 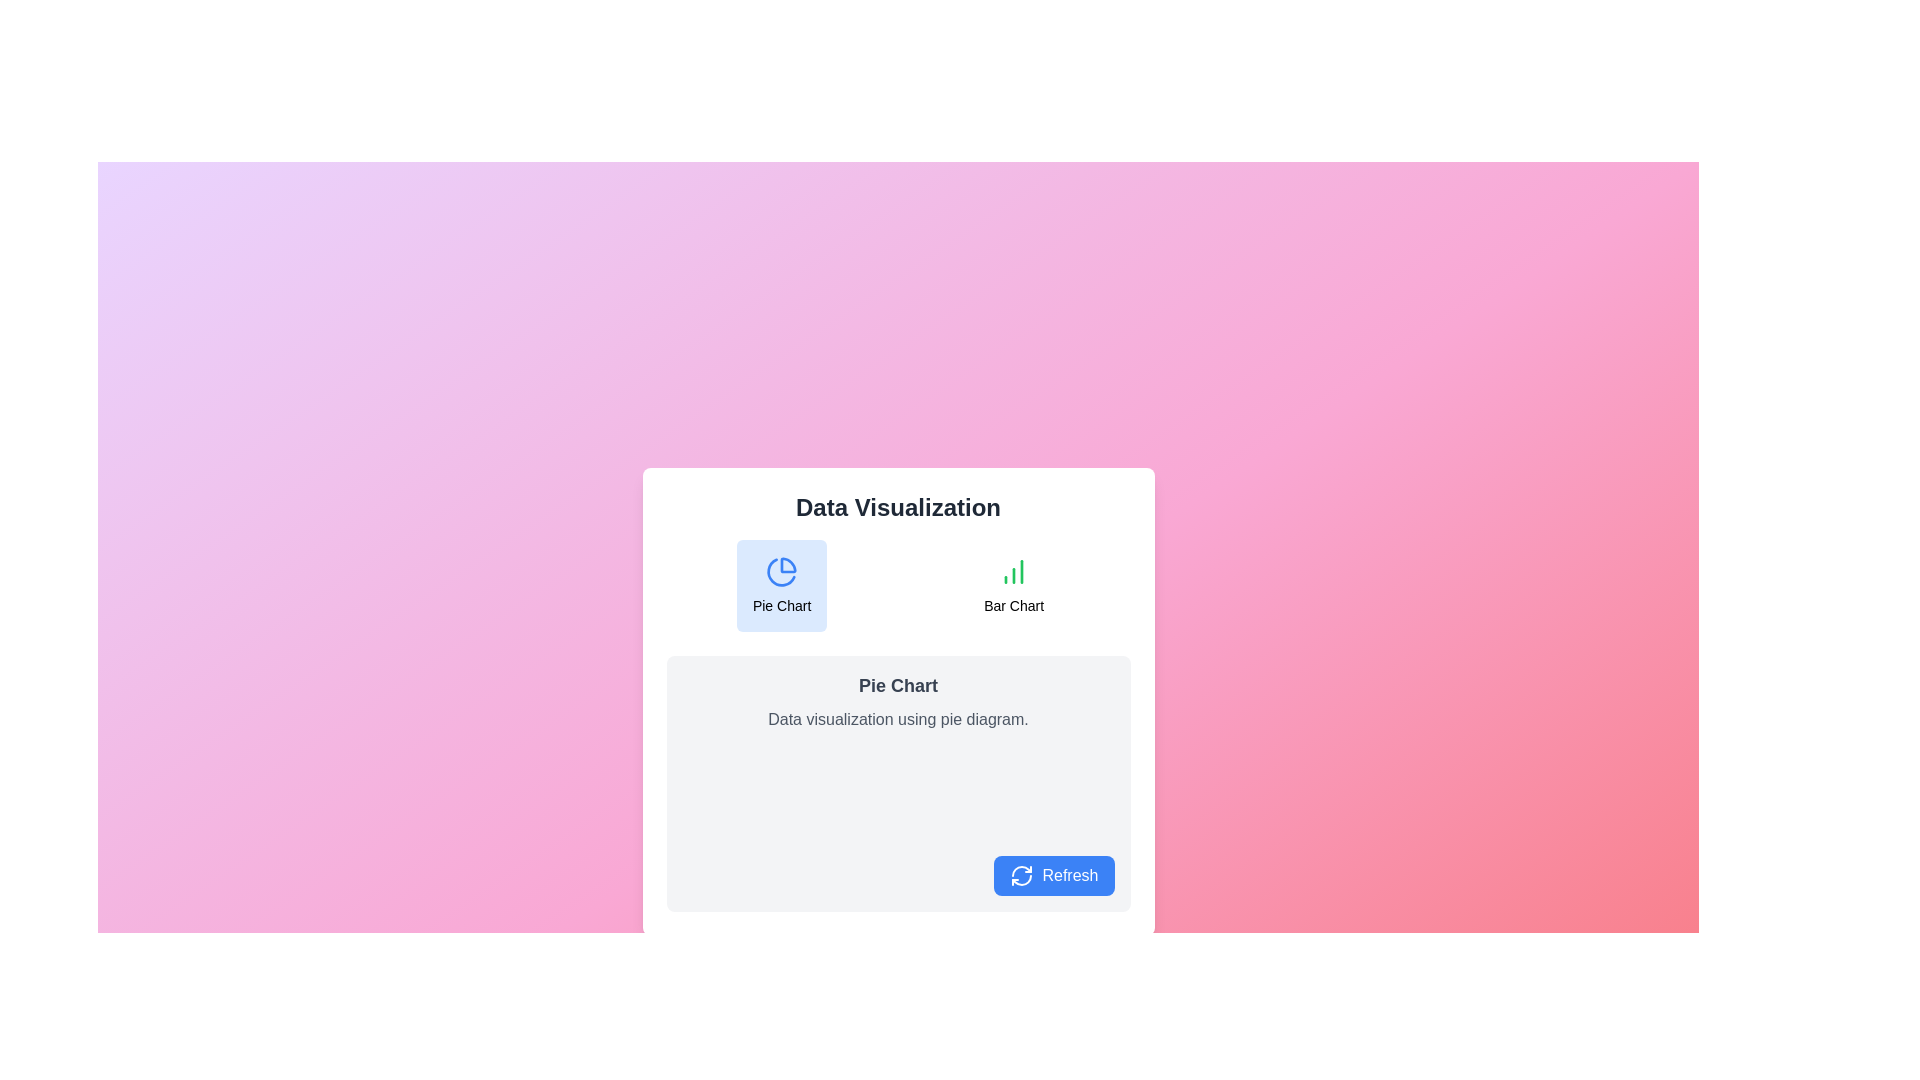 What do you see at coordinates (897, 685) in the screenshot?
I see `the Text Label that serves as a title for the pie chart visualization section, positioned above the text 'Data visualization using pie diagram.'` at bounding box center [897, 685].